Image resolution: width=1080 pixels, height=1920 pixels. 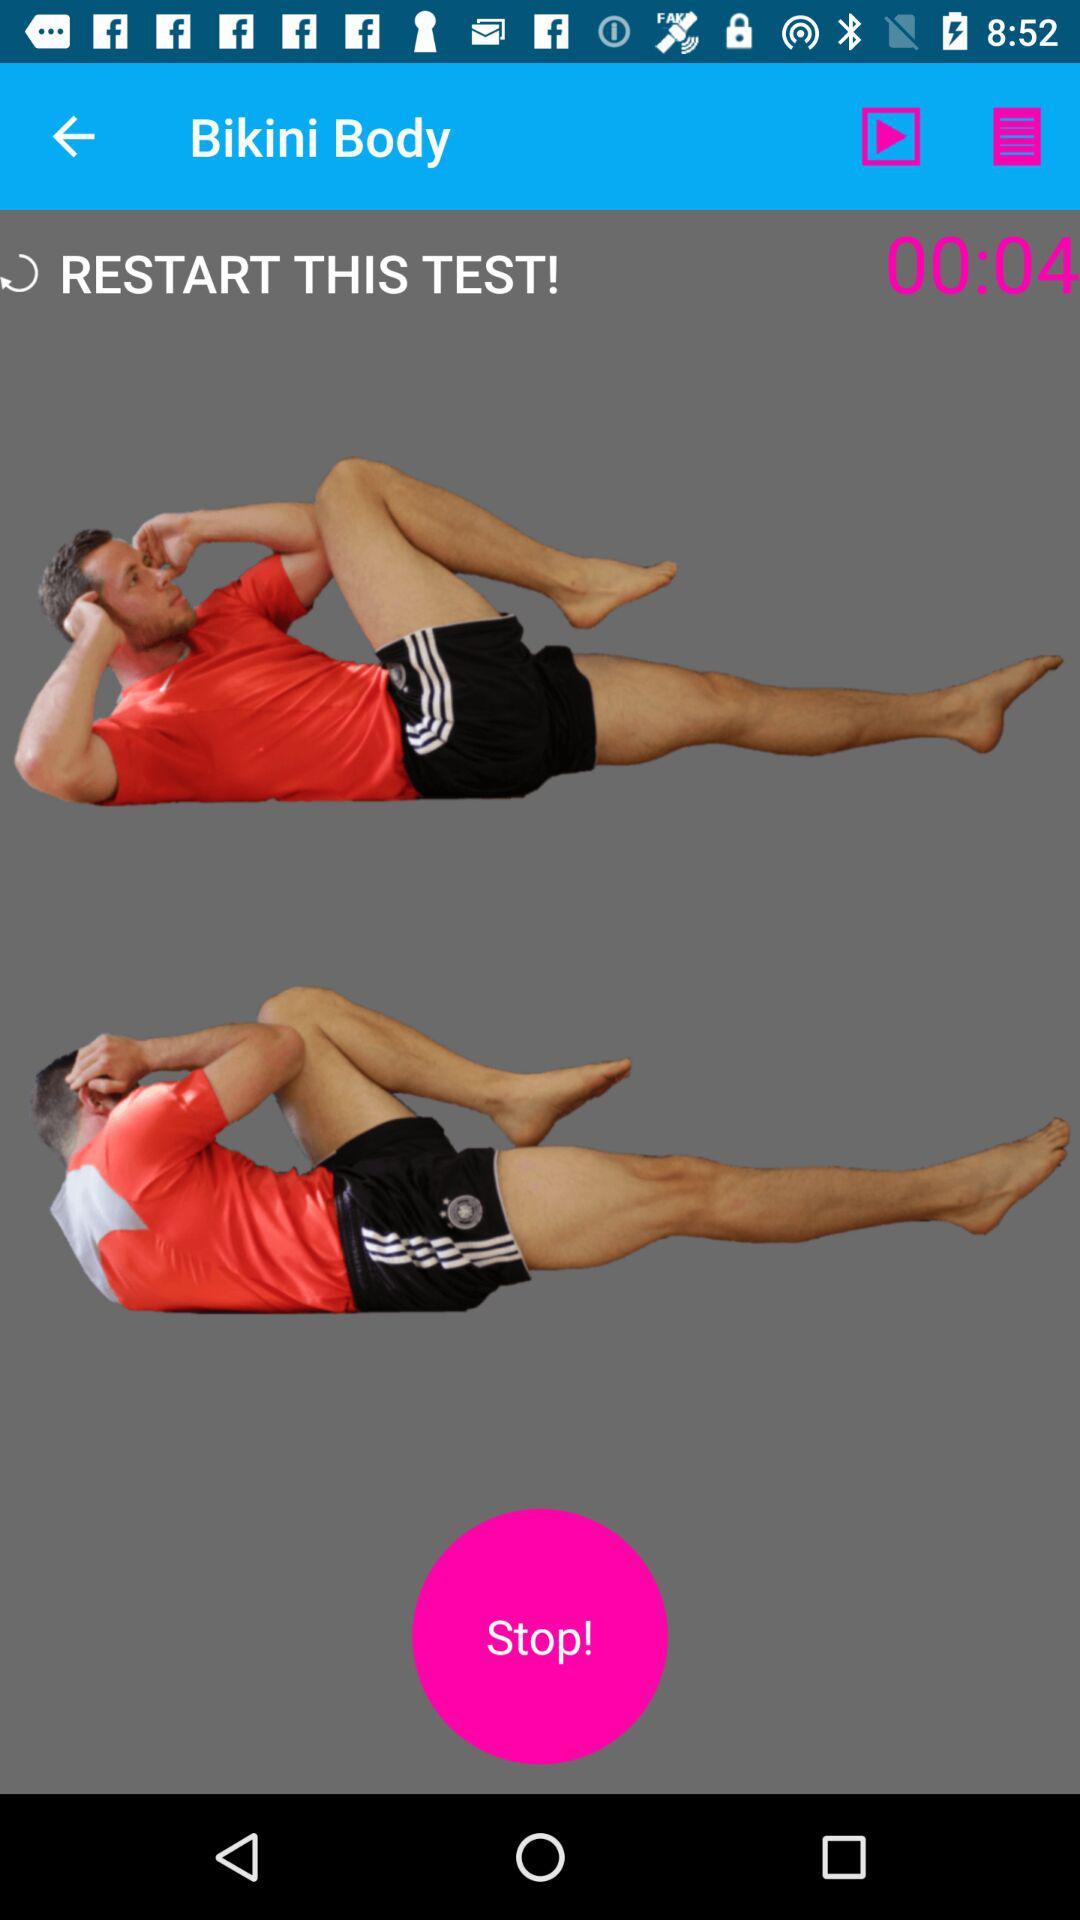 What do you see at coordinates (890, 135) in the screenshot?
I see `the icon to the right of restart this test! item` at bounding box center [890, 135].